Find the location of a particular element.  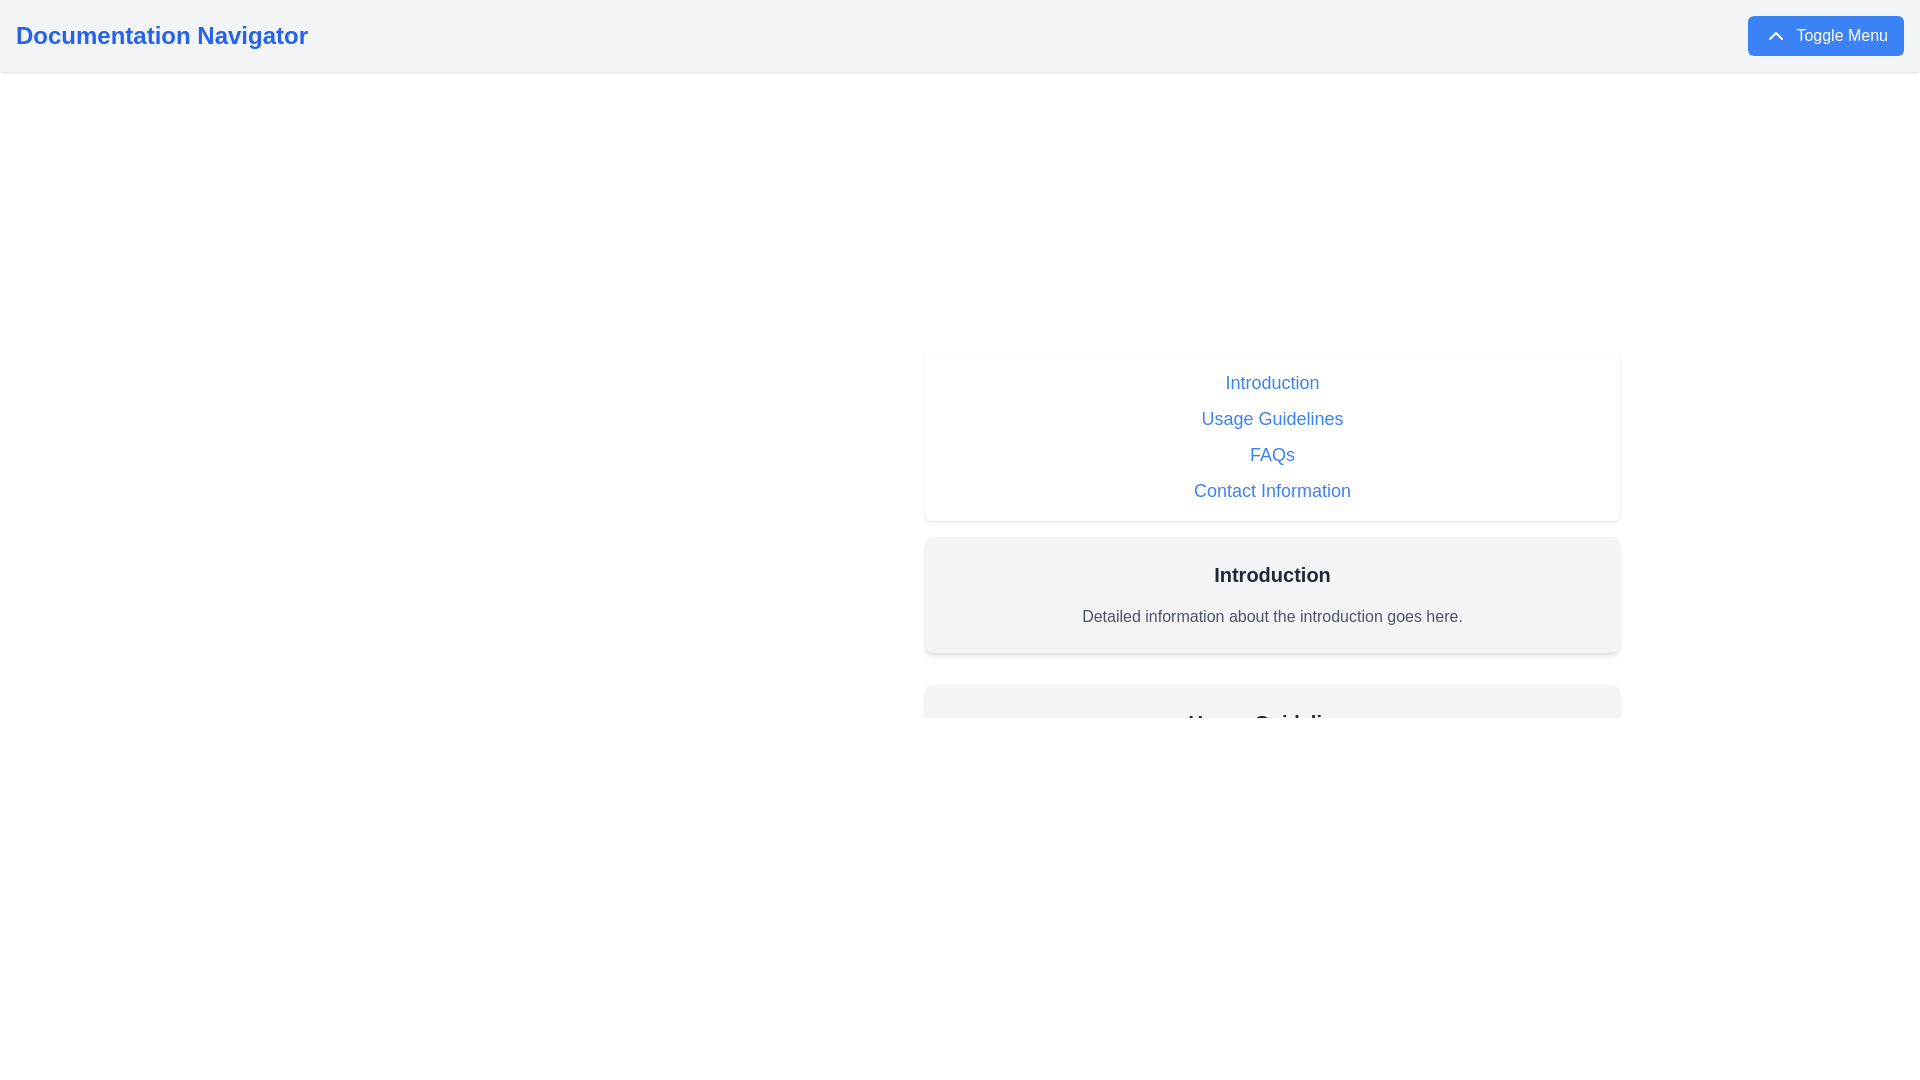

the 'Usage Guidelines' hyperlink, which is styled in blue and underlined is located at coordinates (1271, 418).